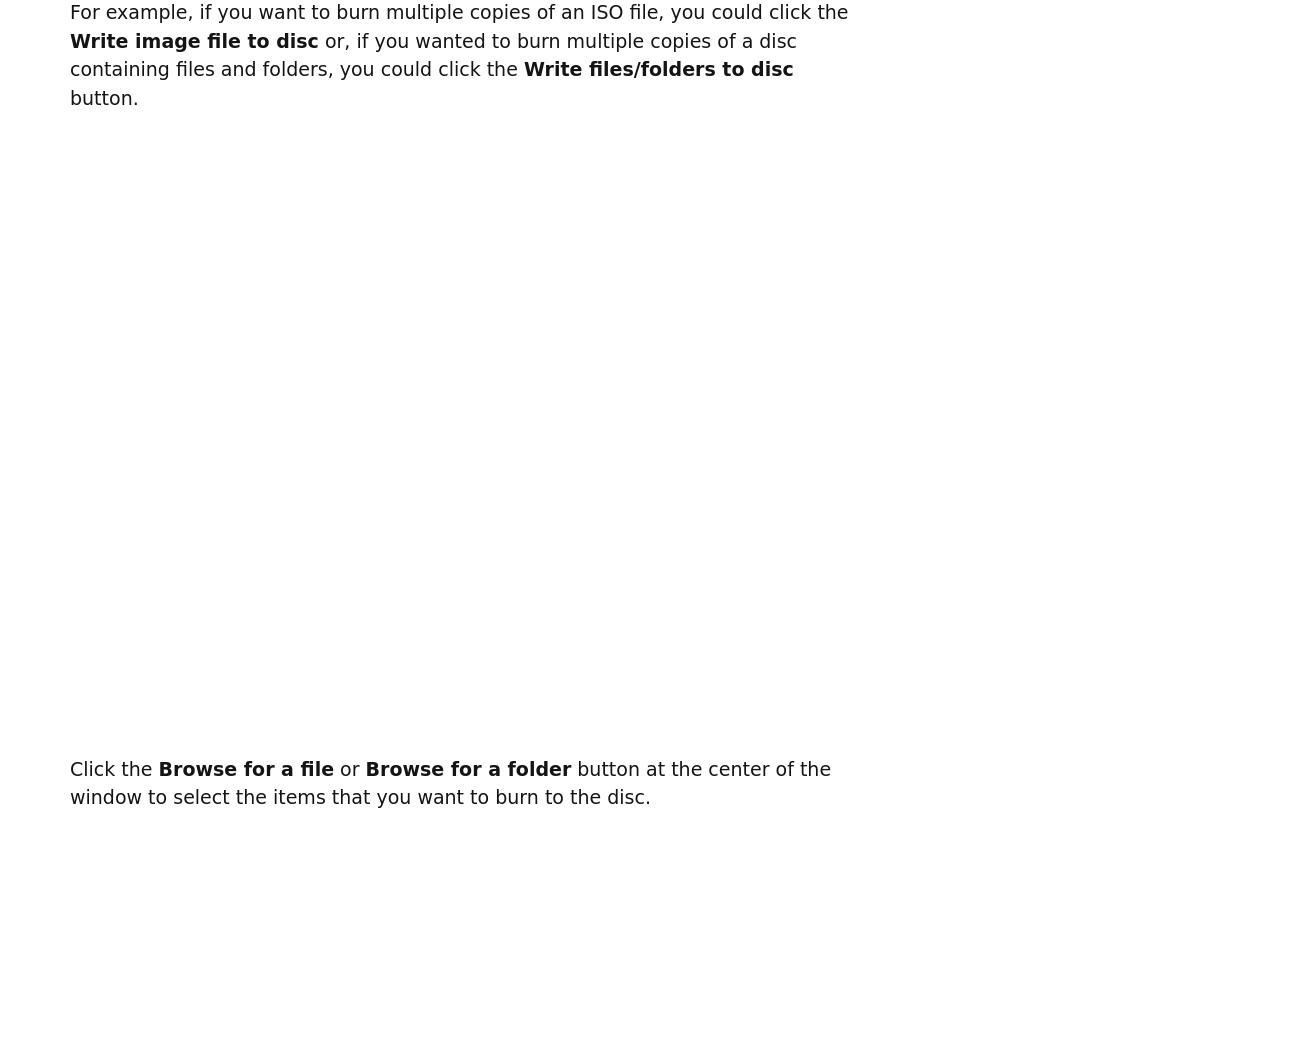 The height and width of the screenshot is (1051, 1300). What do you see at coordinates (449, 781) in the screenshot?
I see `'button at the center of the window to select the items that you want to burn to the disc.'` at bounding box center [449, 781].